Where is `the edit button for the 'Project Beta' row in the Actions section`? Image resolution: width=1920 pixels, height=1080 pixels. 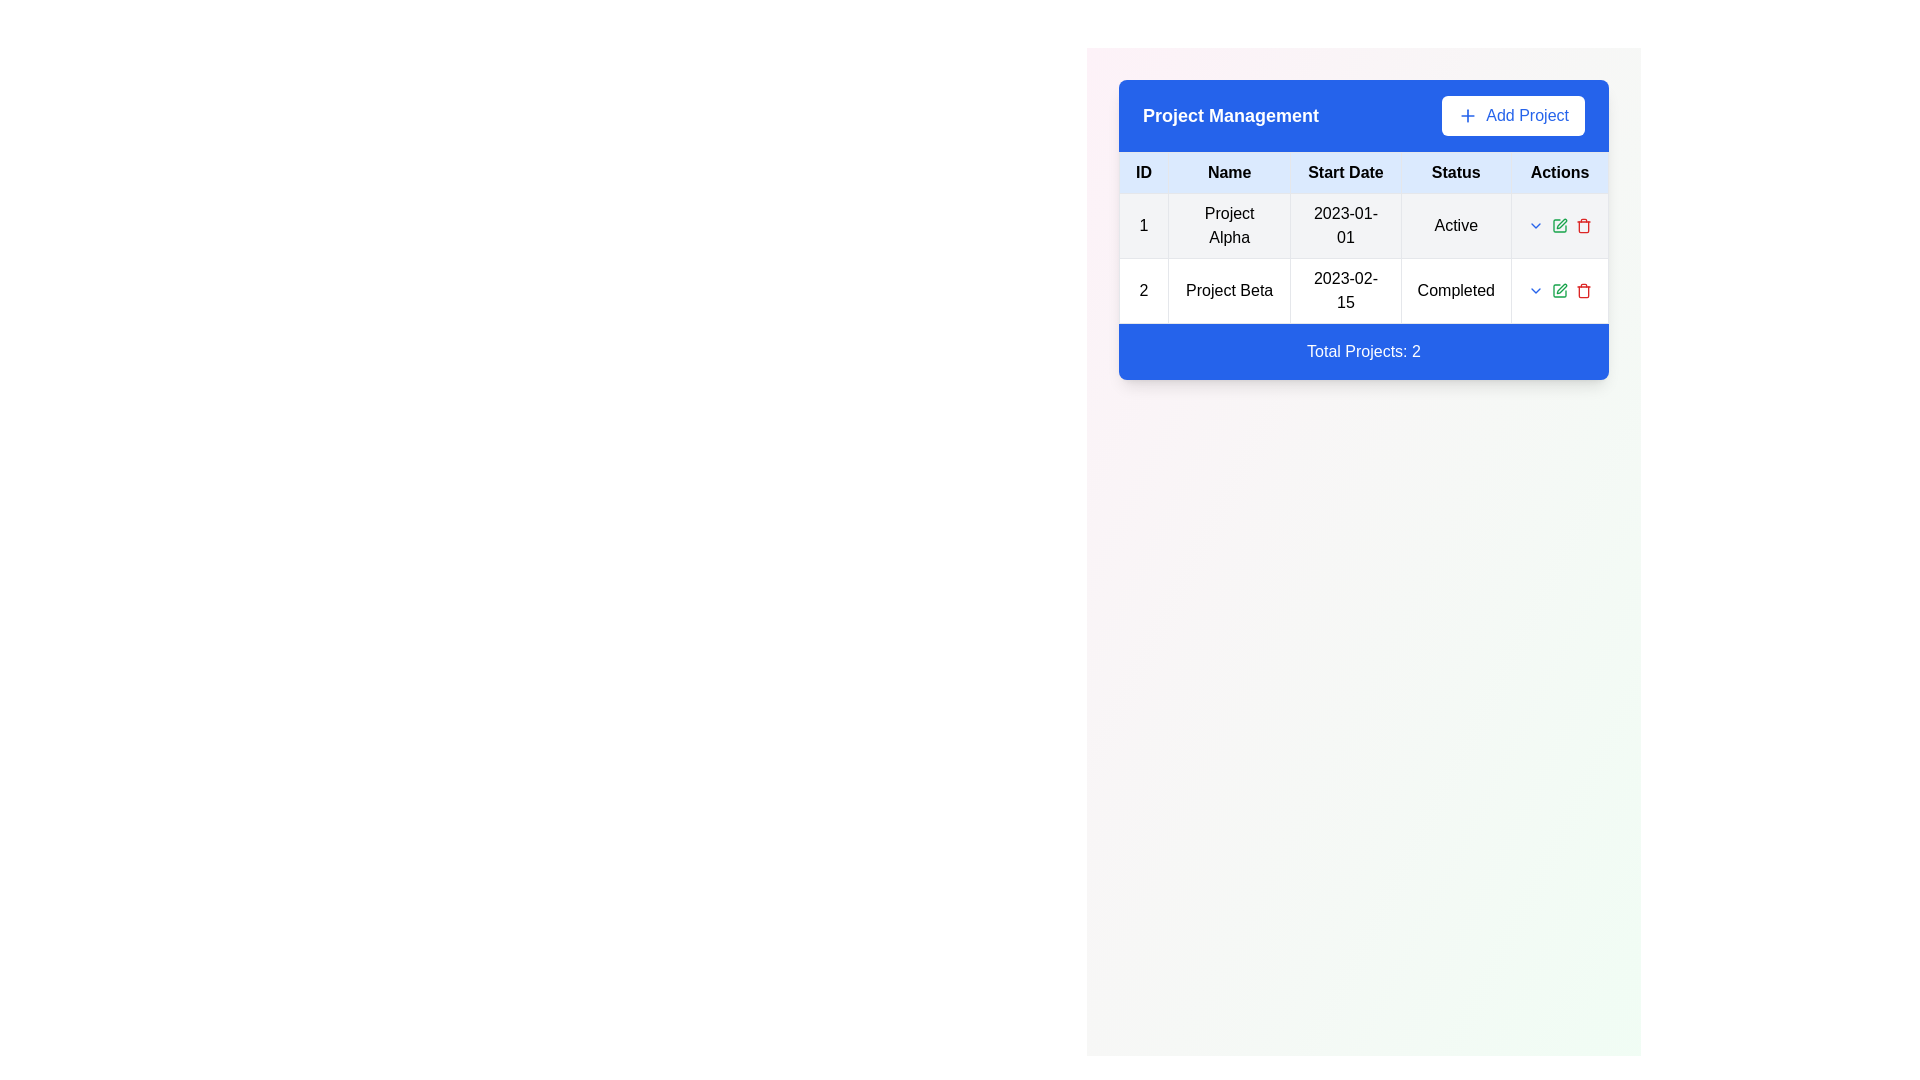 the edit button for the 'Project Beta' row in the Actions section is located at coordinates (1559, 290).